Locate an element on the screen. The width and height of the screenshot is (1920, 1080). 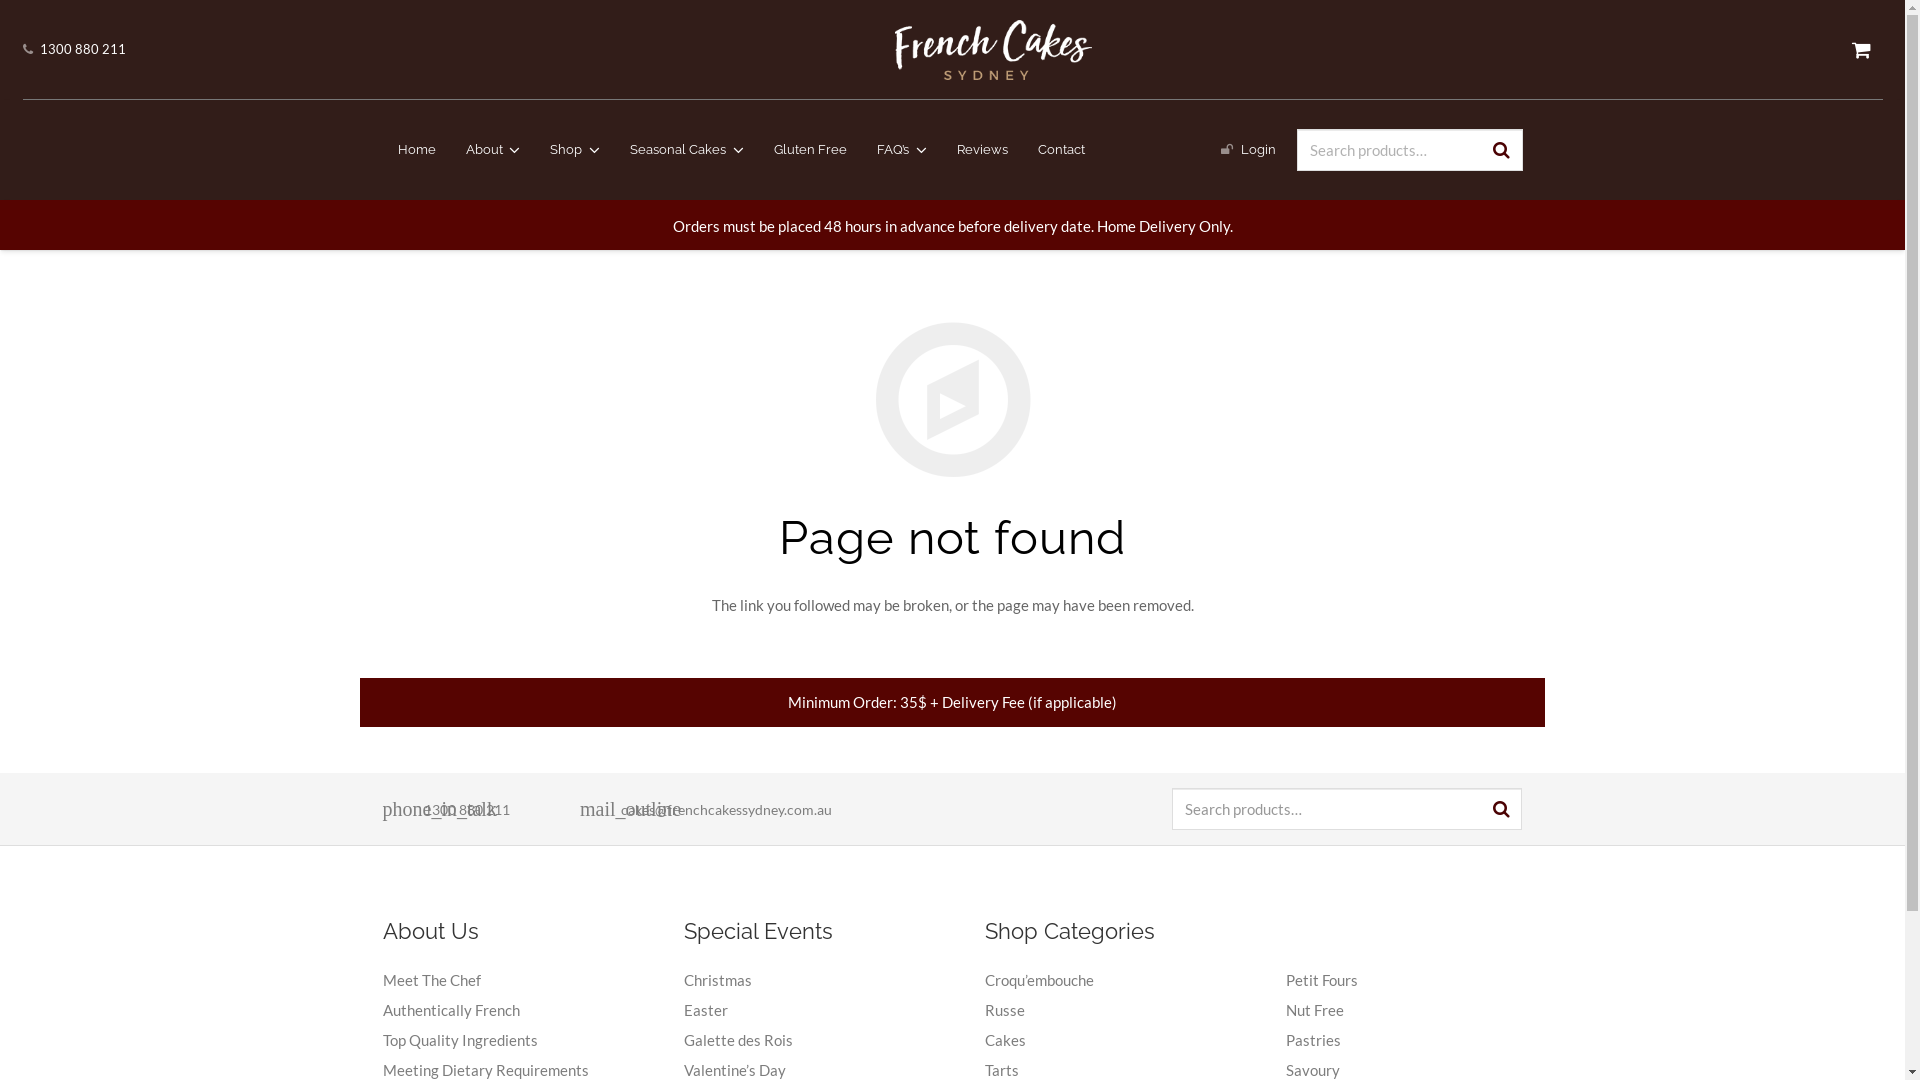
'1300 880 211' is located at coordinates (81, 48).